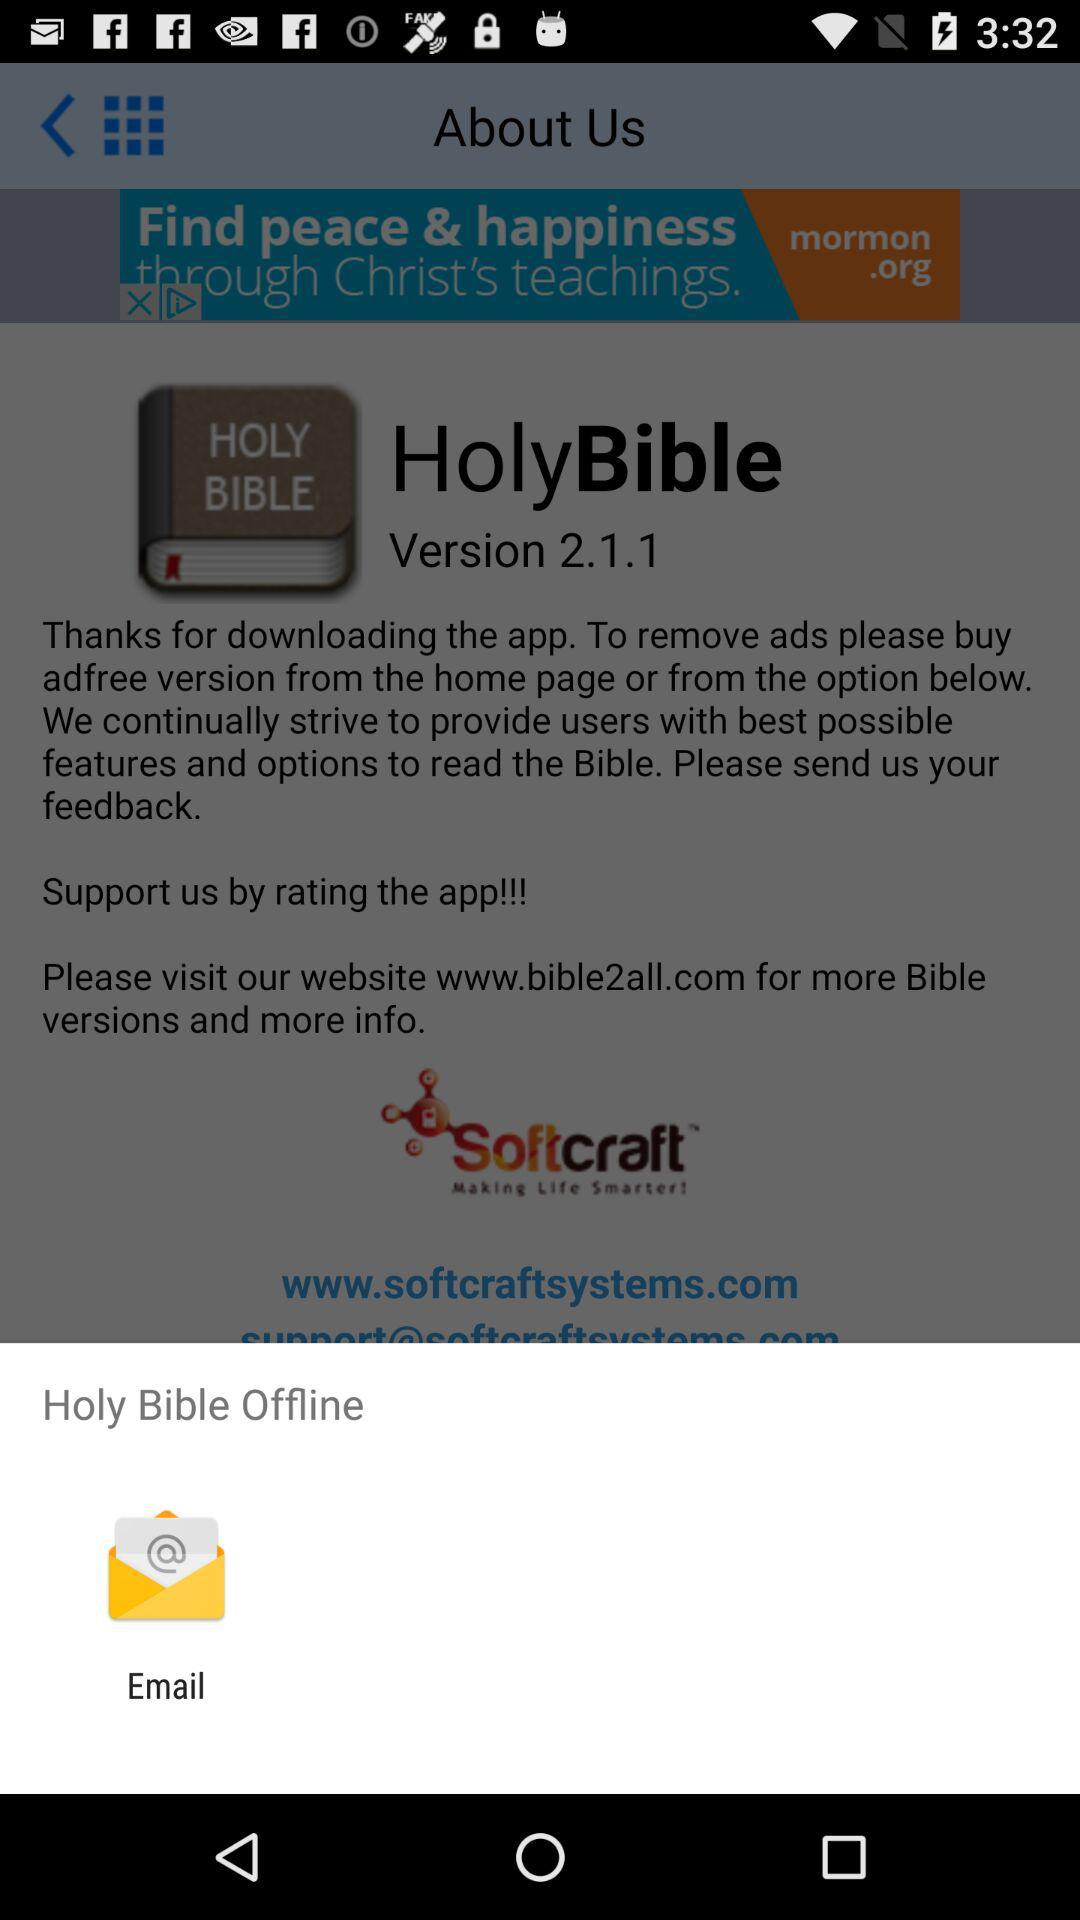  I want to click on the email, so click(165, 1705).